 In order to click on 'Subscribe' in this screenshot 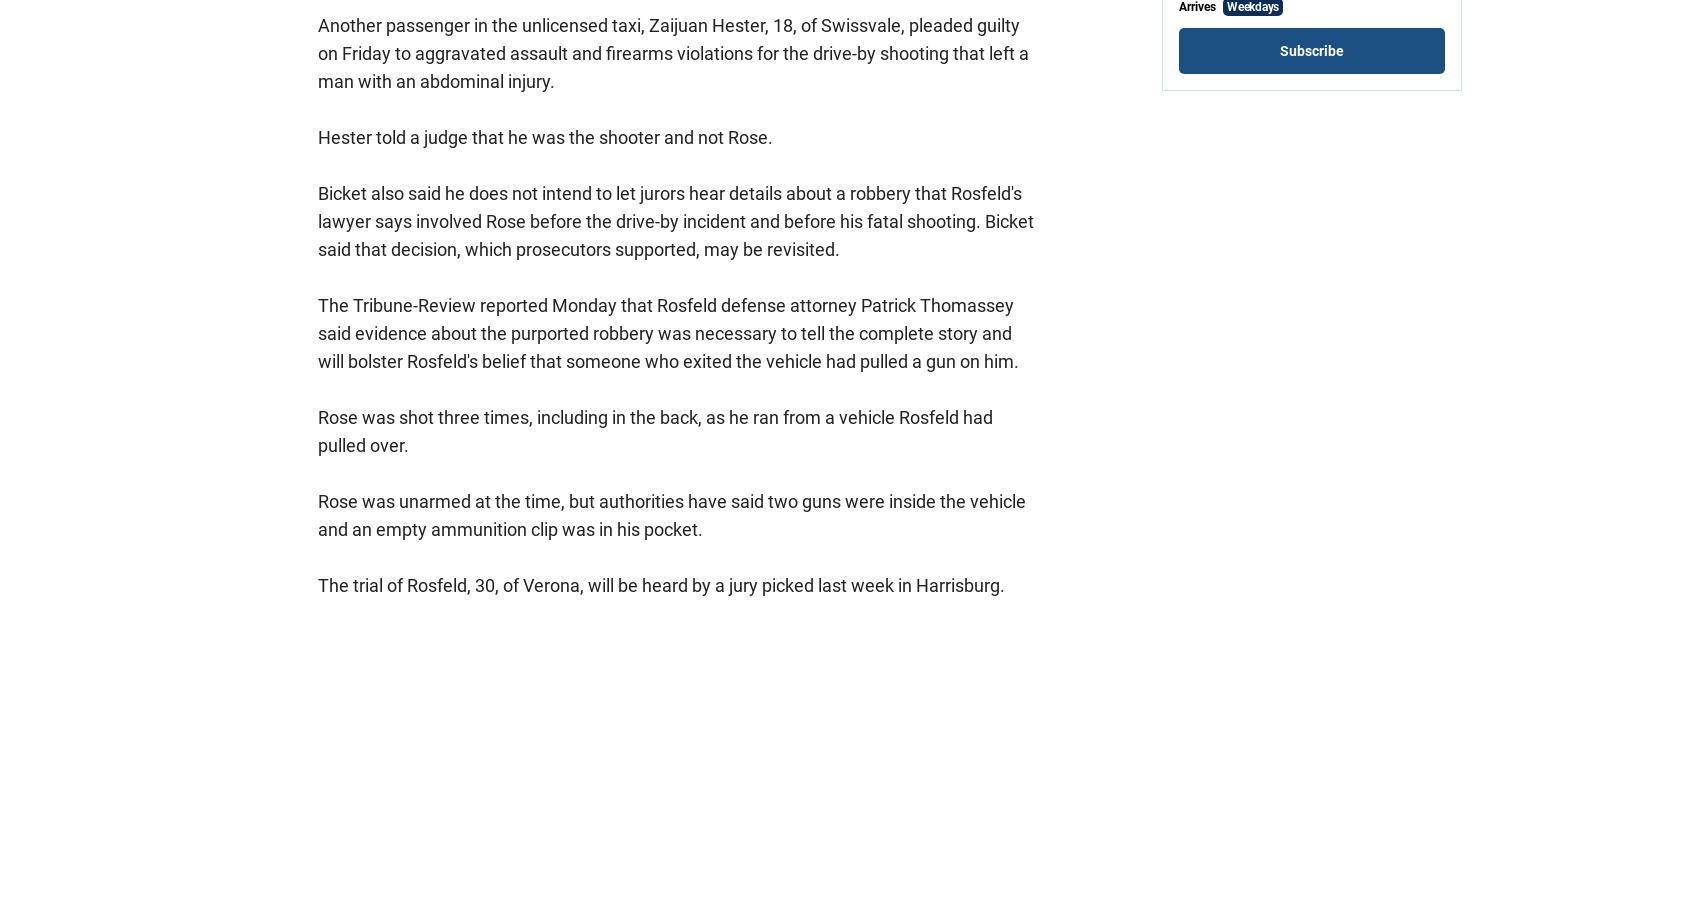, I will do `click(1310, 51)`.